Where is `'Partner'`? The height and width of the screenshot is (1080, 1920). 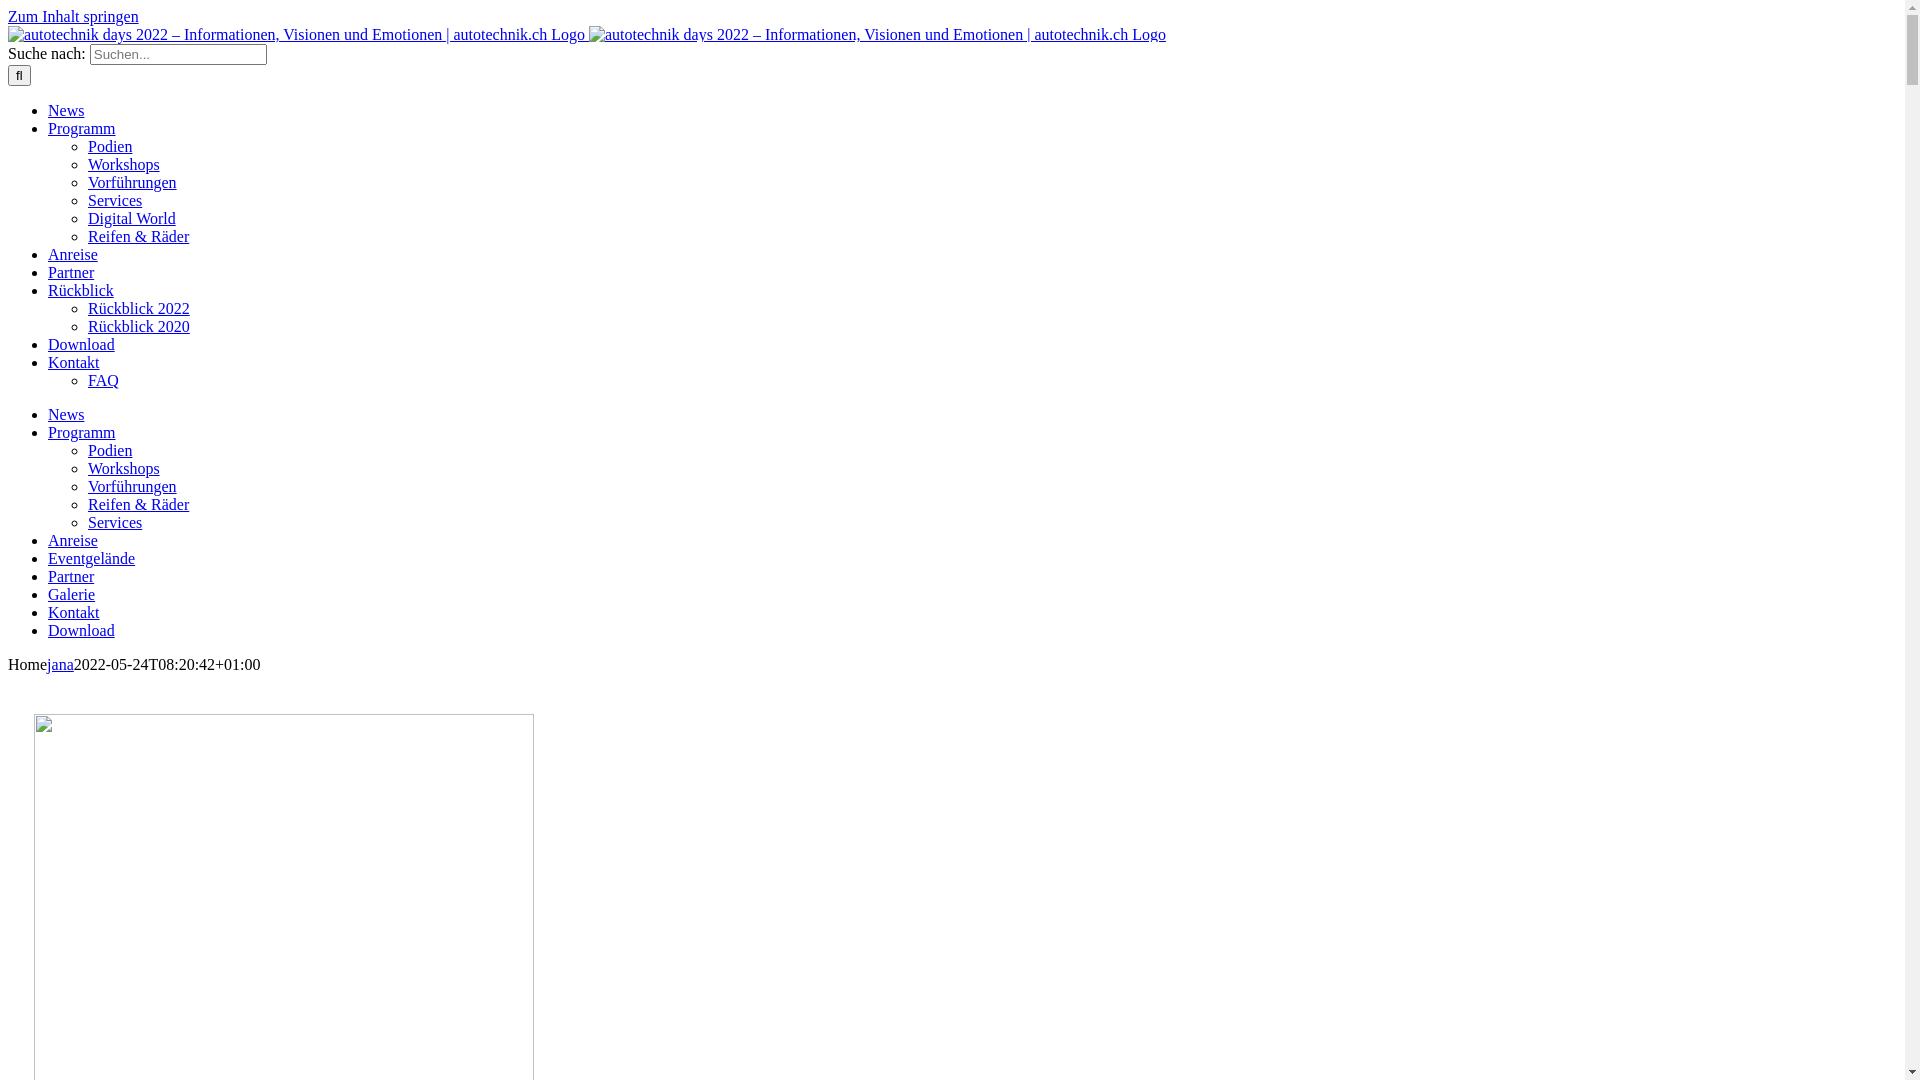
'Partner' is located at coordinates (71, 272).